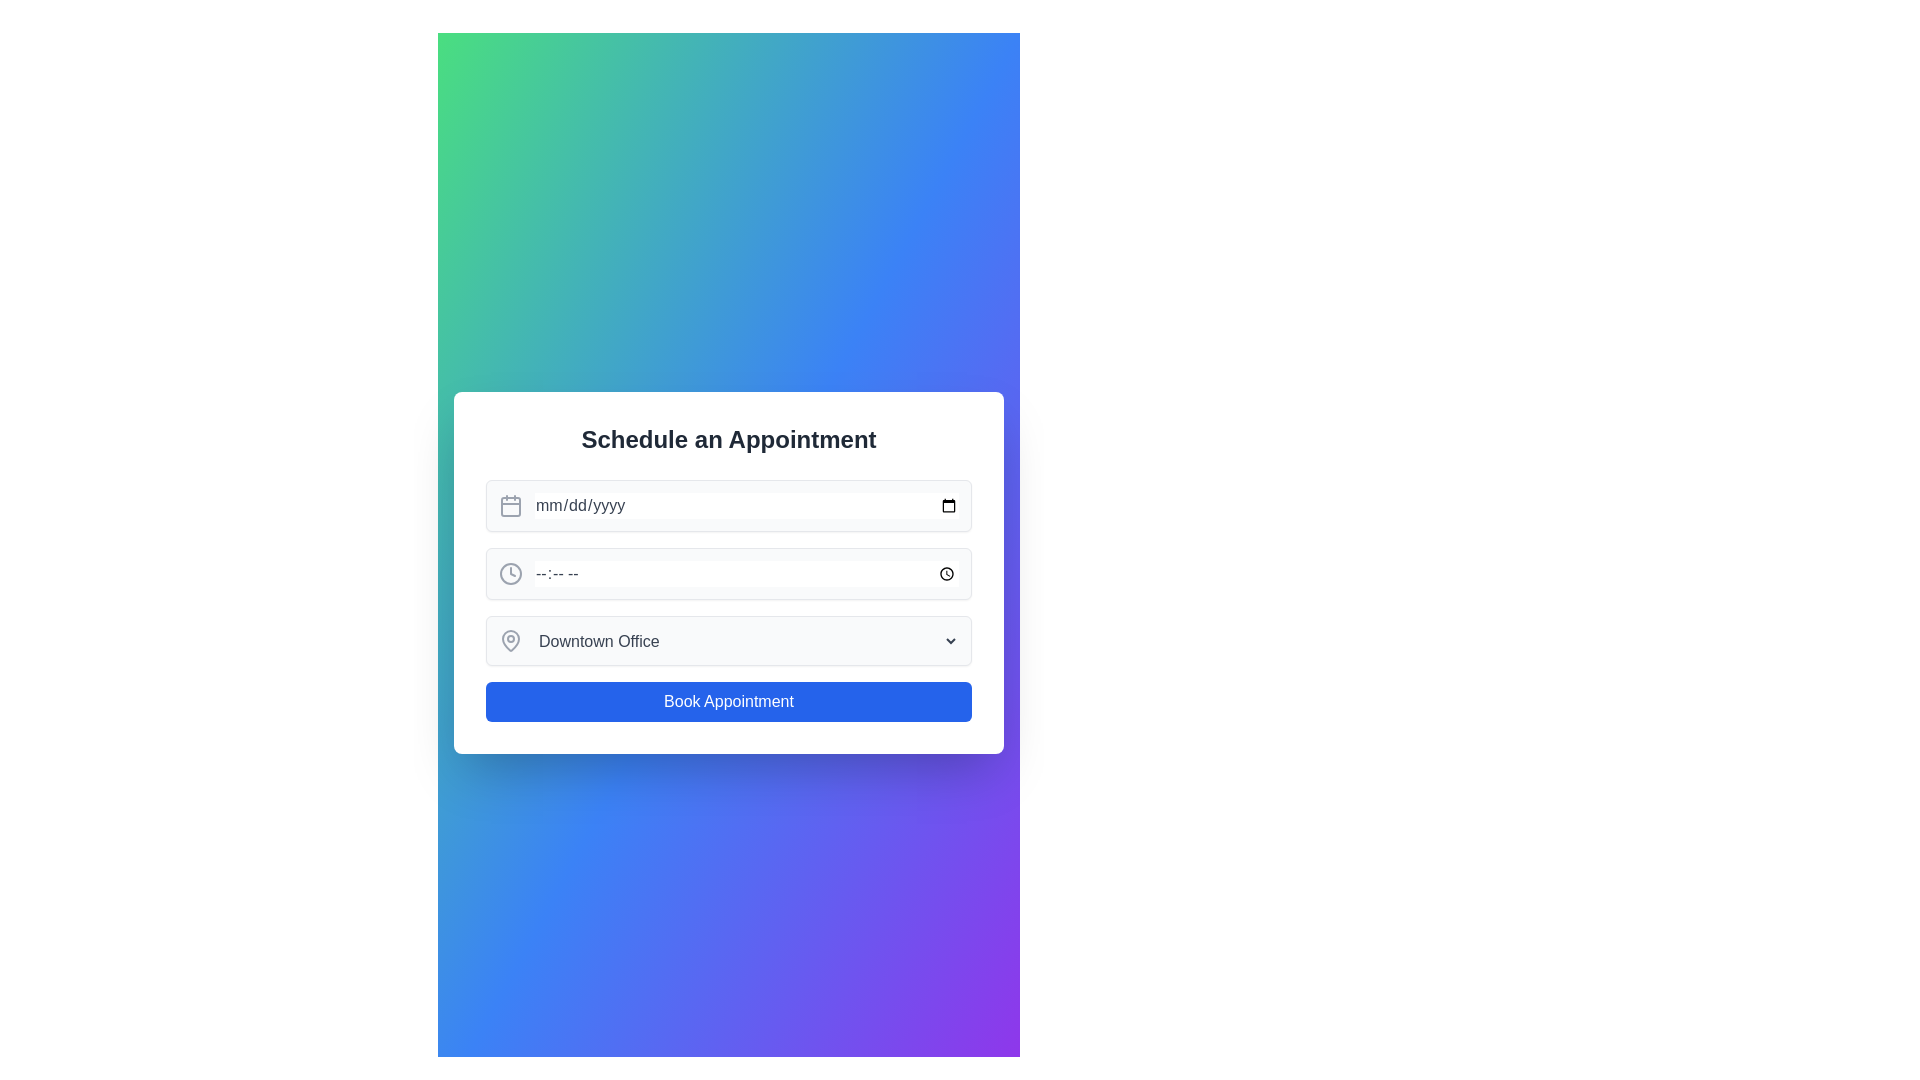 The height and width of the screenshot is (1080, 1920). What do you see at coordinates (728, 438) in the screenshot?
I see `the title text positioned at the top of the white card, which provides context about the form's purpose` at bounding box center [728, 438].